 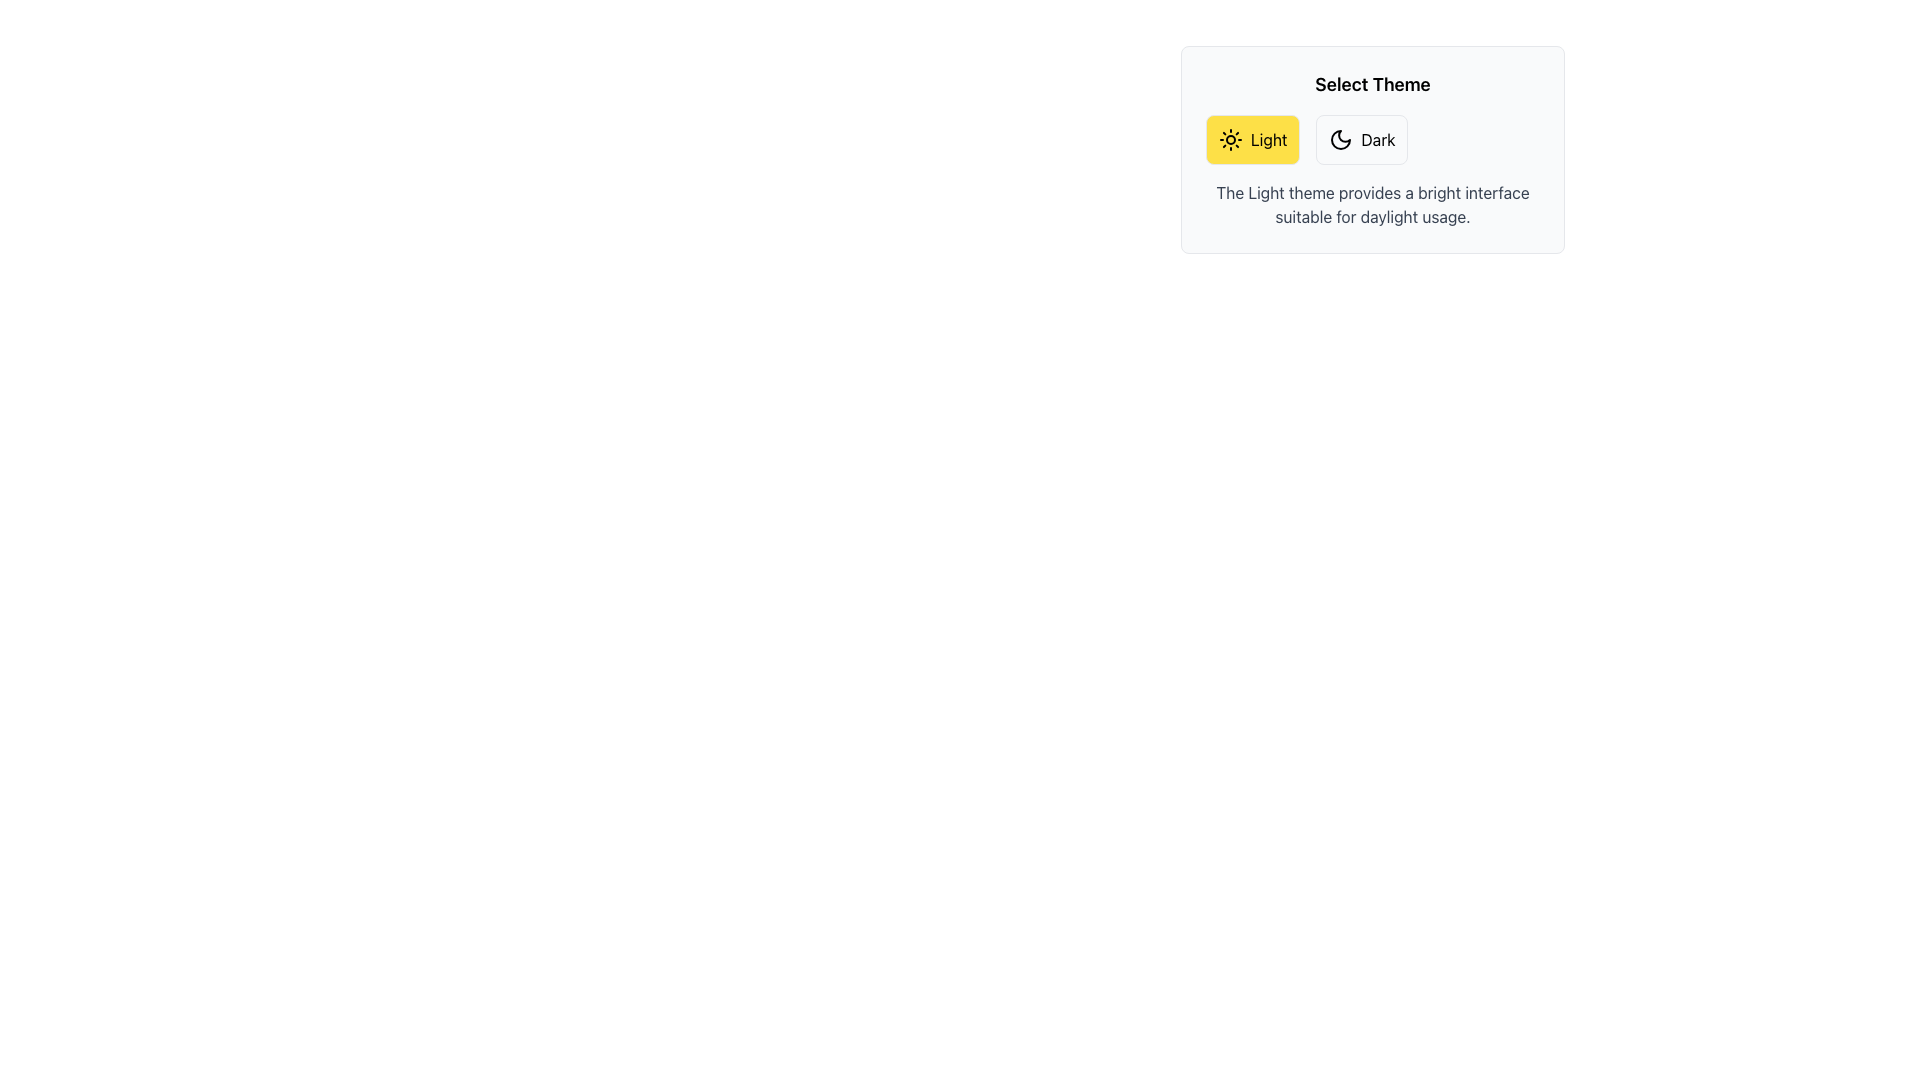 What do you see at coordinates (1229, 138) in the screenshot?
I see `the sun-shaped icon with rays in the 'Select Theme' section` at bounding box center [1229, 138].